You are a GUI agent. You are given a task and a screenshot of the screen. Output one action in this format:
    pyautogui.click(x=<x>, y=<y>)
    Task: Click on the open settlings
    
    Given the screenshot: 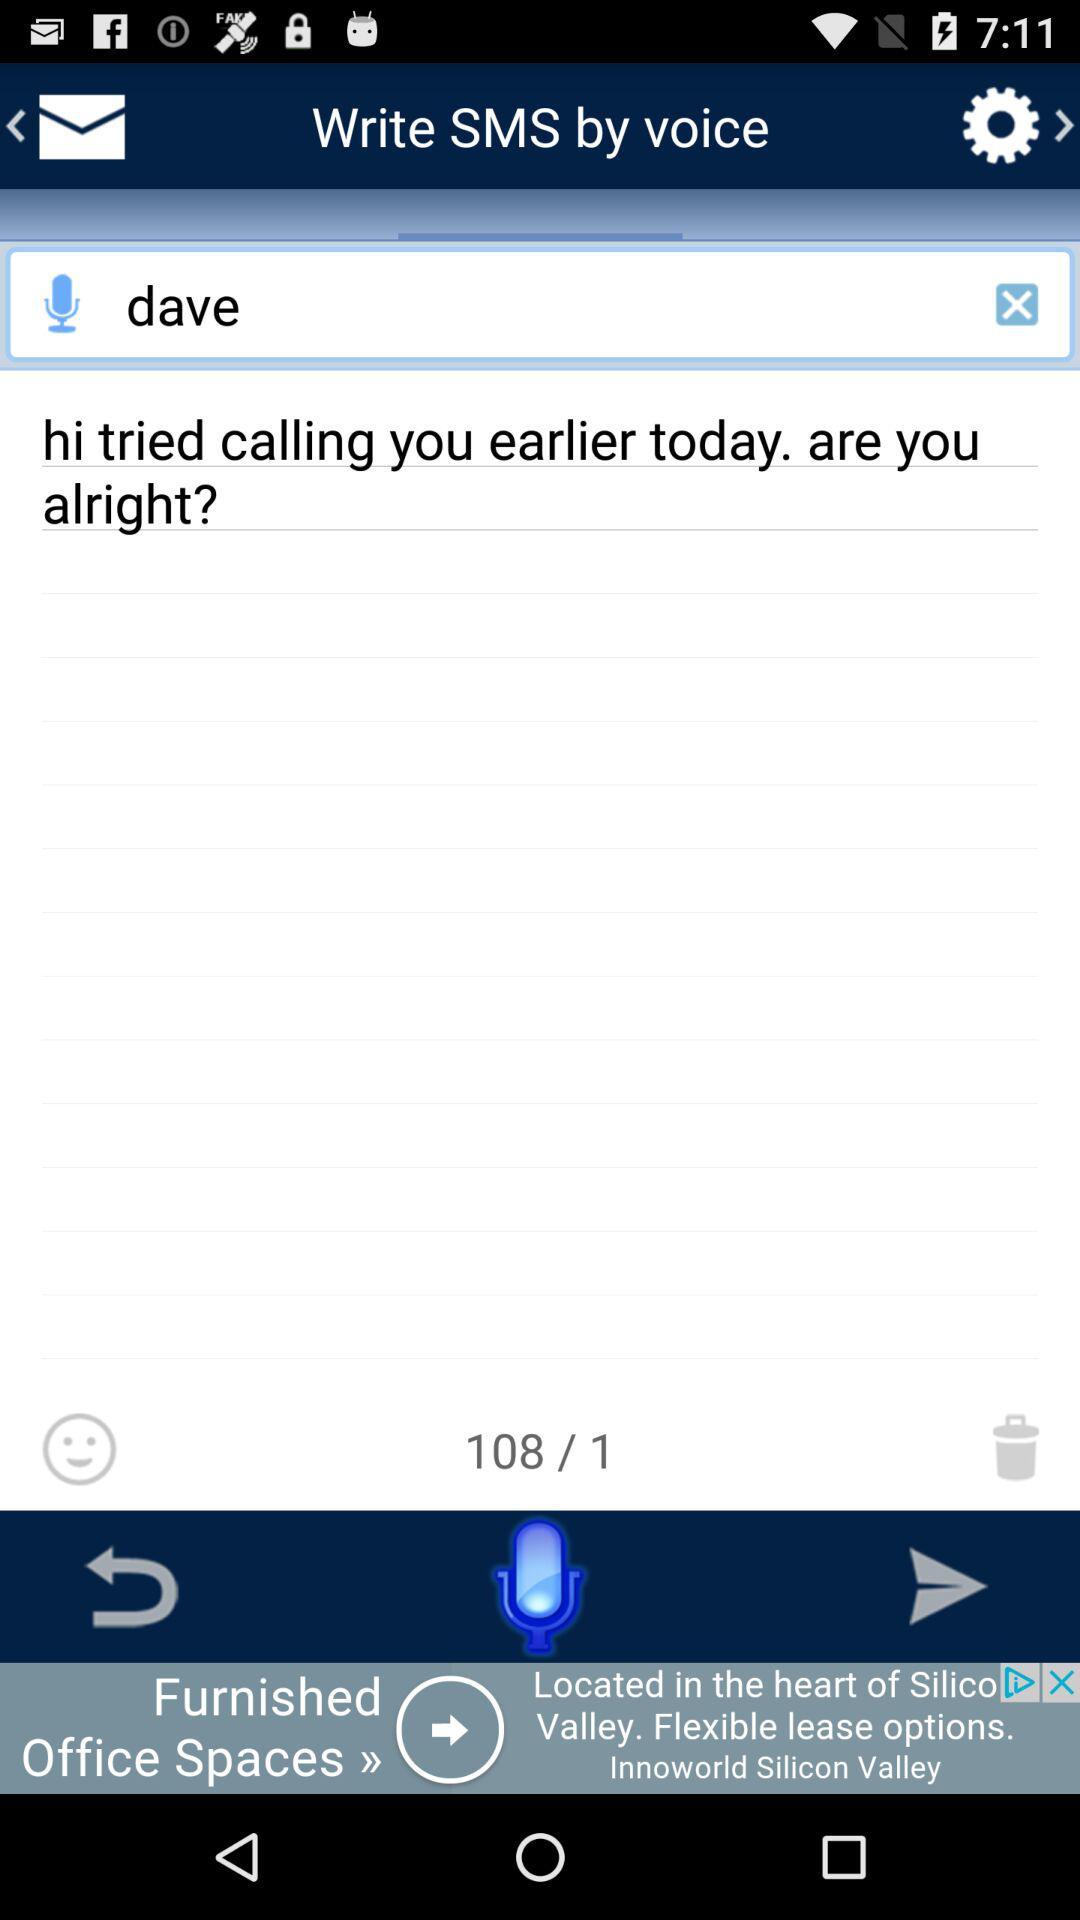 What is the action you would take?
    pyautogui.click(x=1001, y=124)
    